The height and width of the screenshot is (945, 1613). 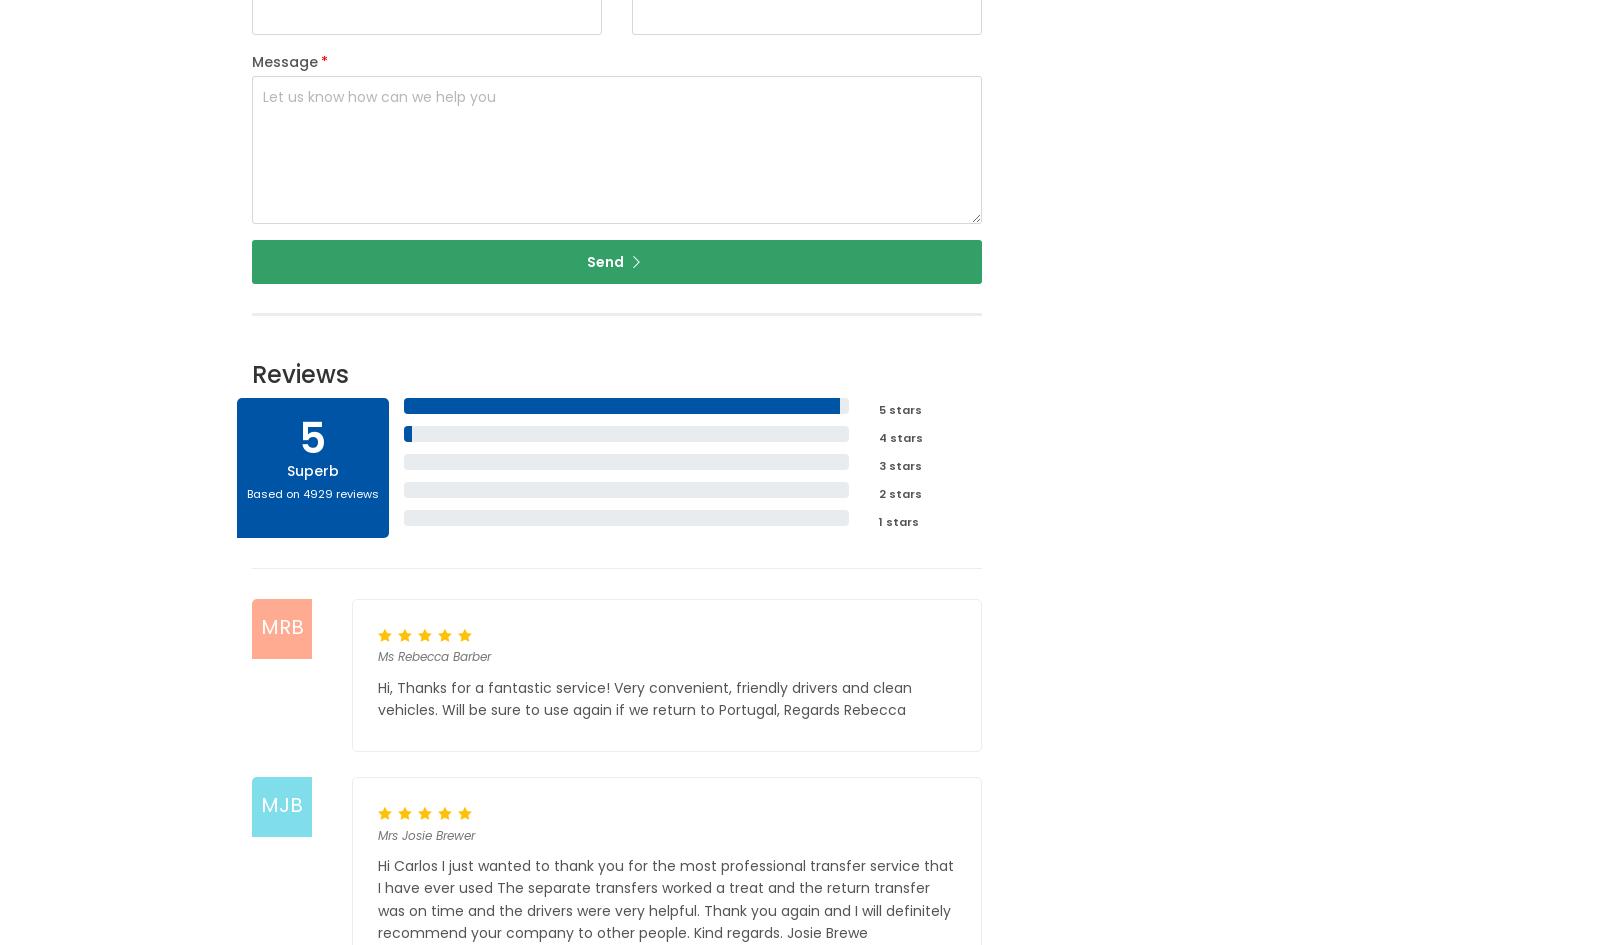 What do you see at coordinates (311, 470) in the screenshot?
I see `'Superb'` at bounding box center [311, 470].